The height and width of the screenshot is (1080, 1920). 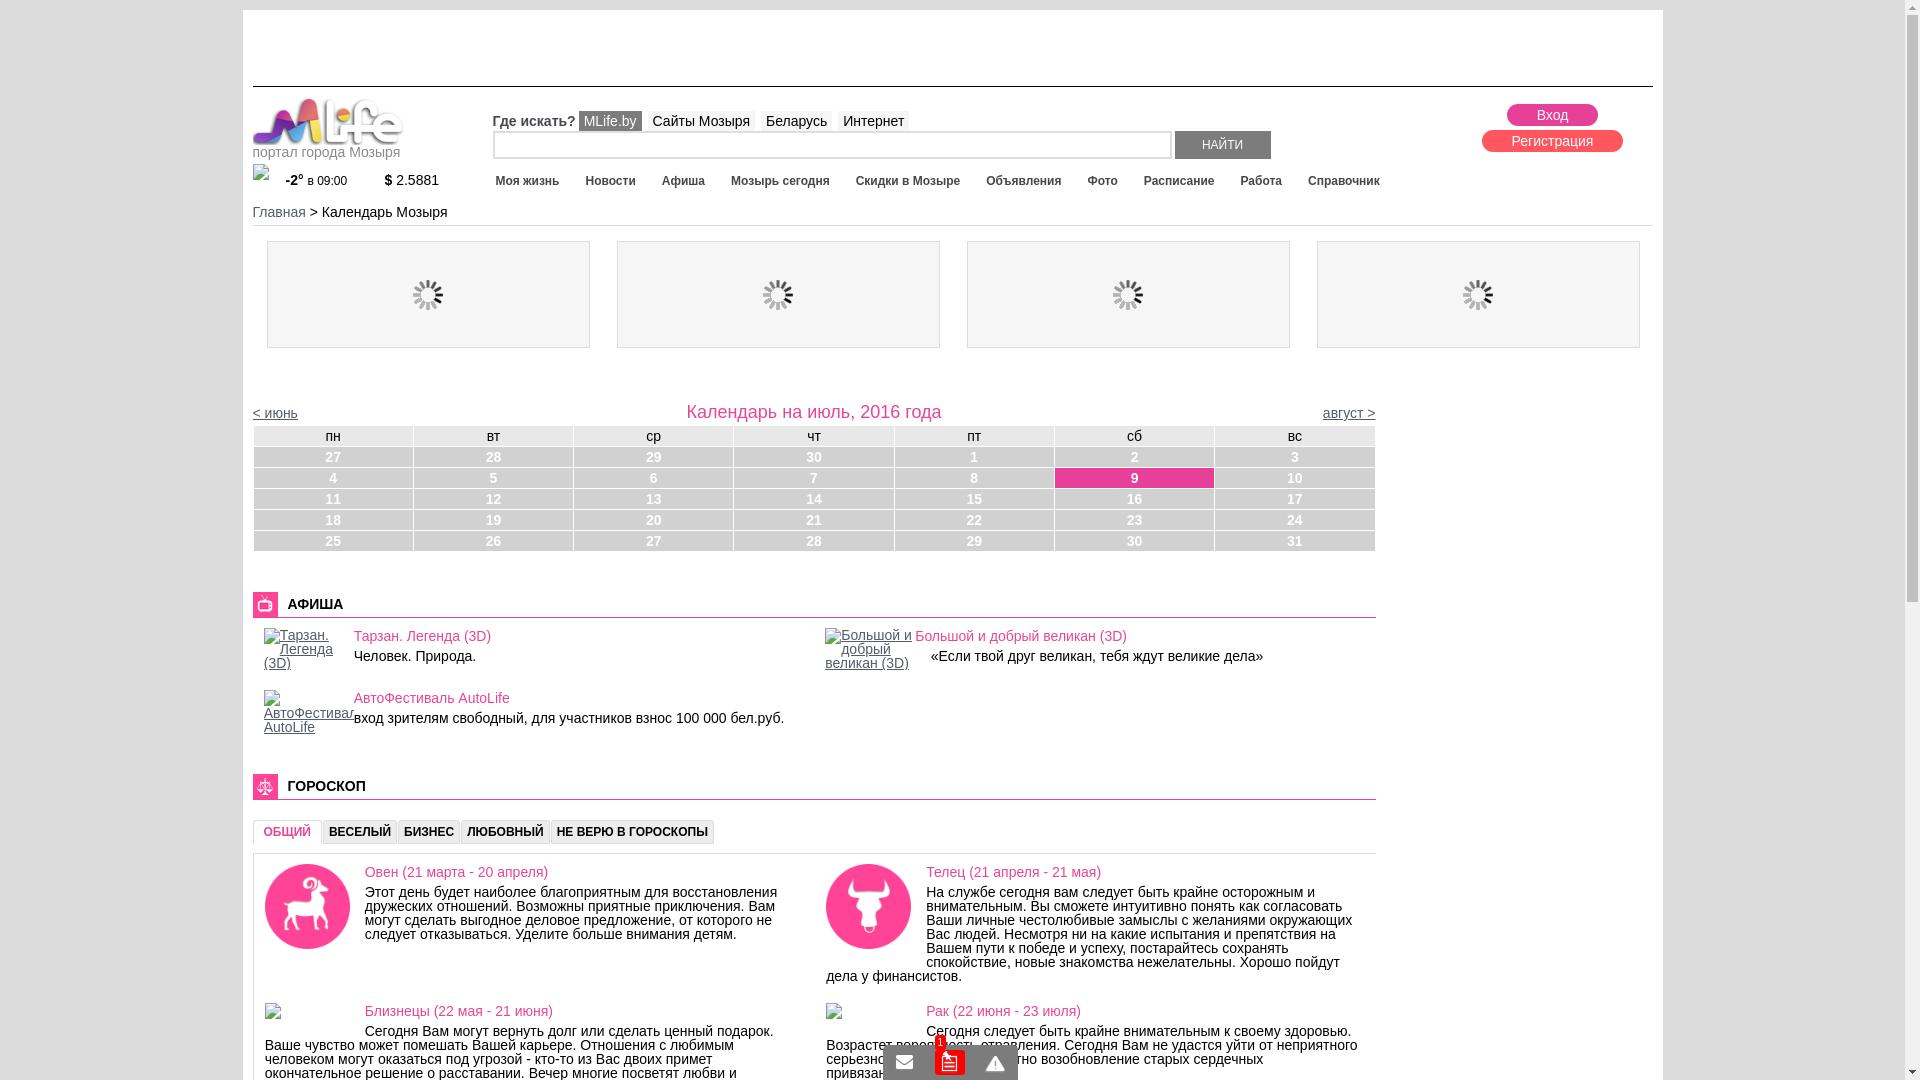 What do you see at coordinates (974, 519) in the screenshot?
I see `'22'` at bounding box center [974, 519].